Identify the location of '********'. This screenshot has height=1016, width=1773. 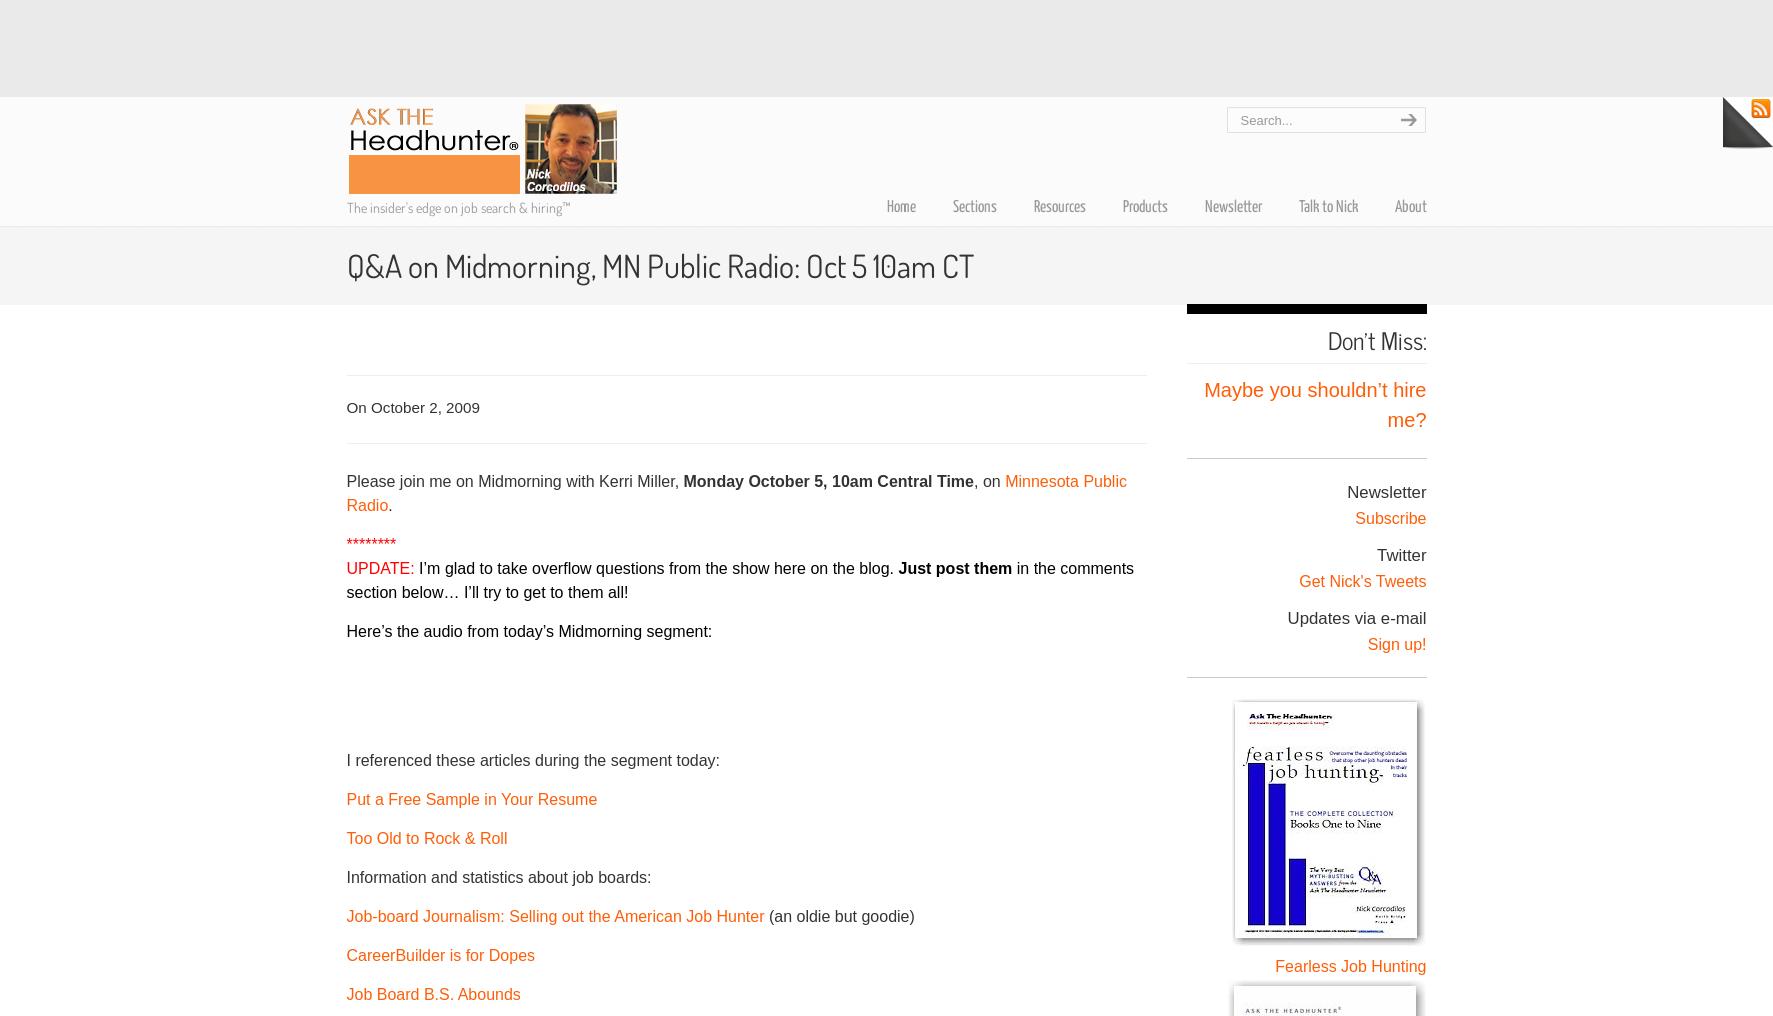
(345, 542).